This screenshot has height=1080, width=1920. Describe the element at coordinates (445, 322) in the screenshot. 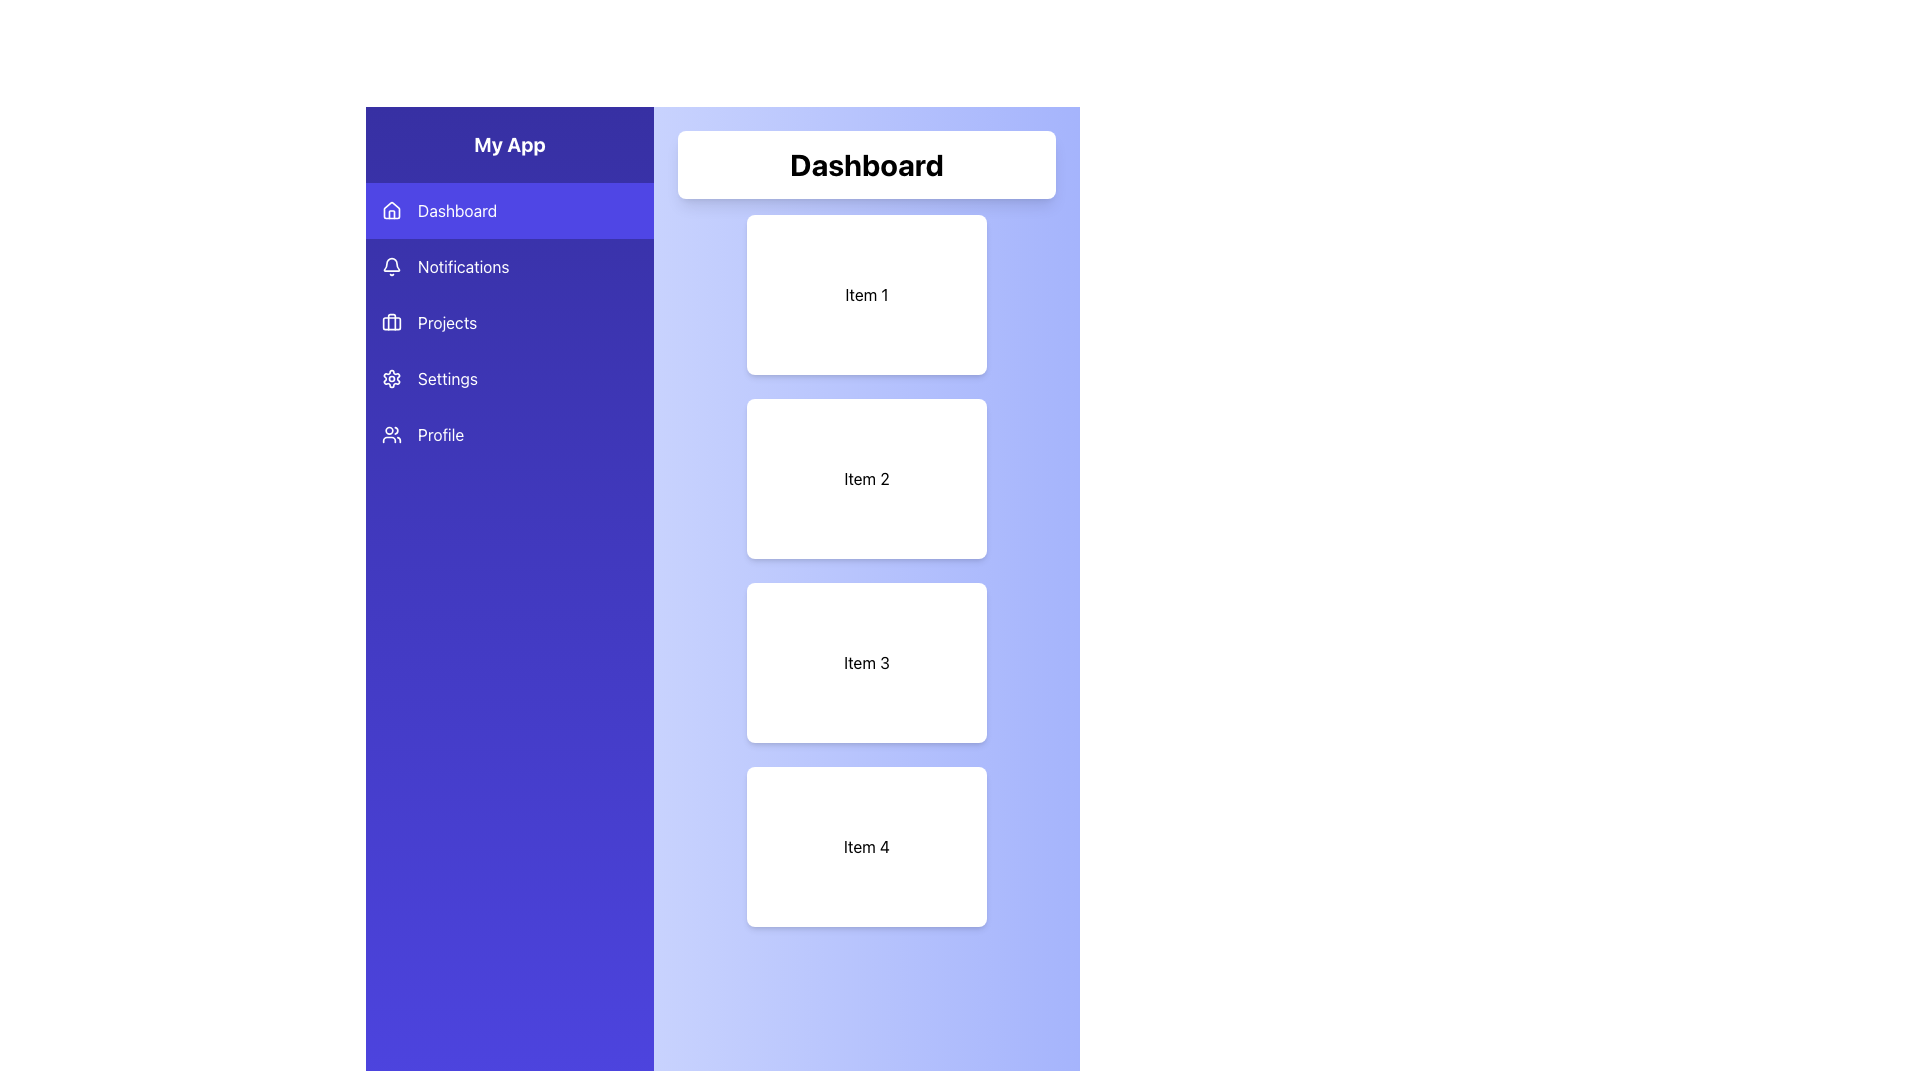

I see `the 'Projects' text label in the vertical navigation menu` at that location.